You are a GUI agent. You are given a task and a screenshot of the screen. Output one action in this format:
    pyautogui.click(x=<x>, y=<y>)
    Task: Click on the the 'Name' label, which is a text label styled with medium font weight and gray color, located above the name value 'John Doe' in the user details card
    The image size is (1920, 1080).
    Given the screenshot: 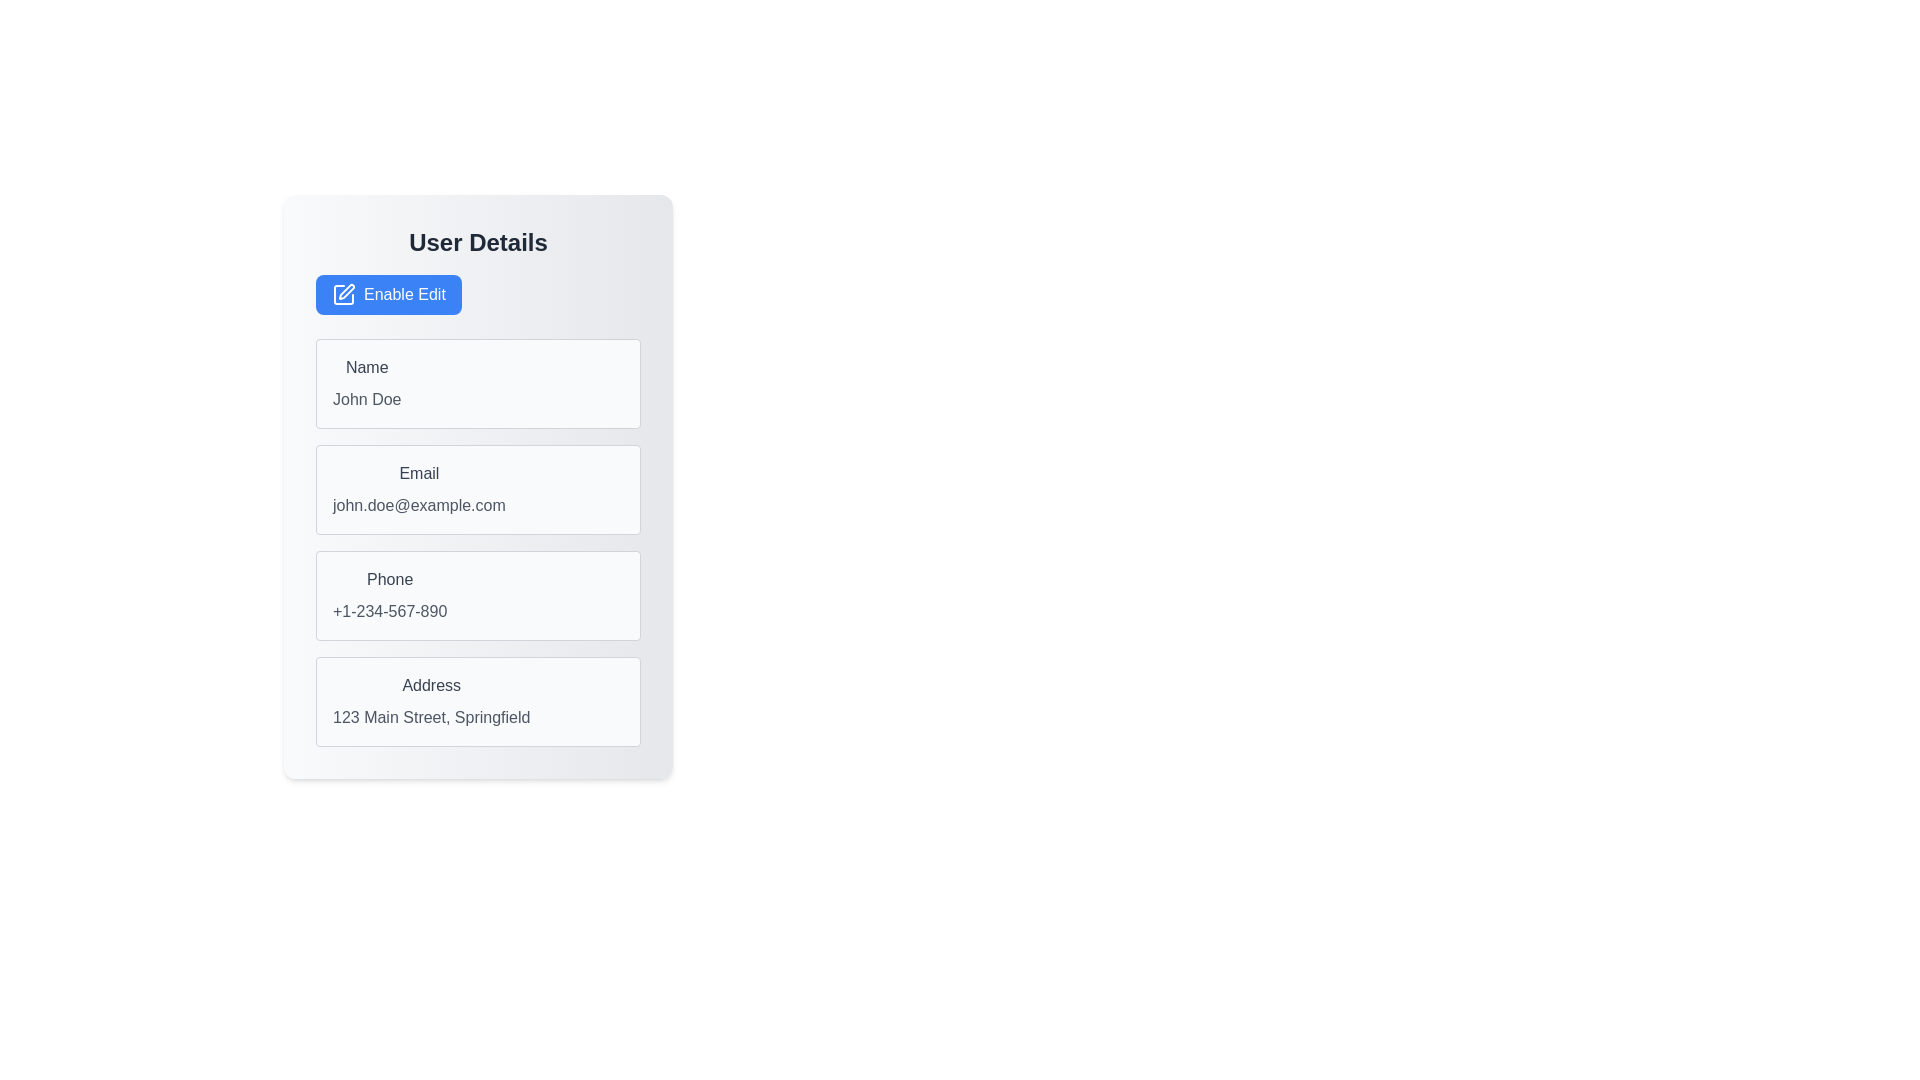 What is the action you would take?
    pyautogui.click(x=367, y=367)
    